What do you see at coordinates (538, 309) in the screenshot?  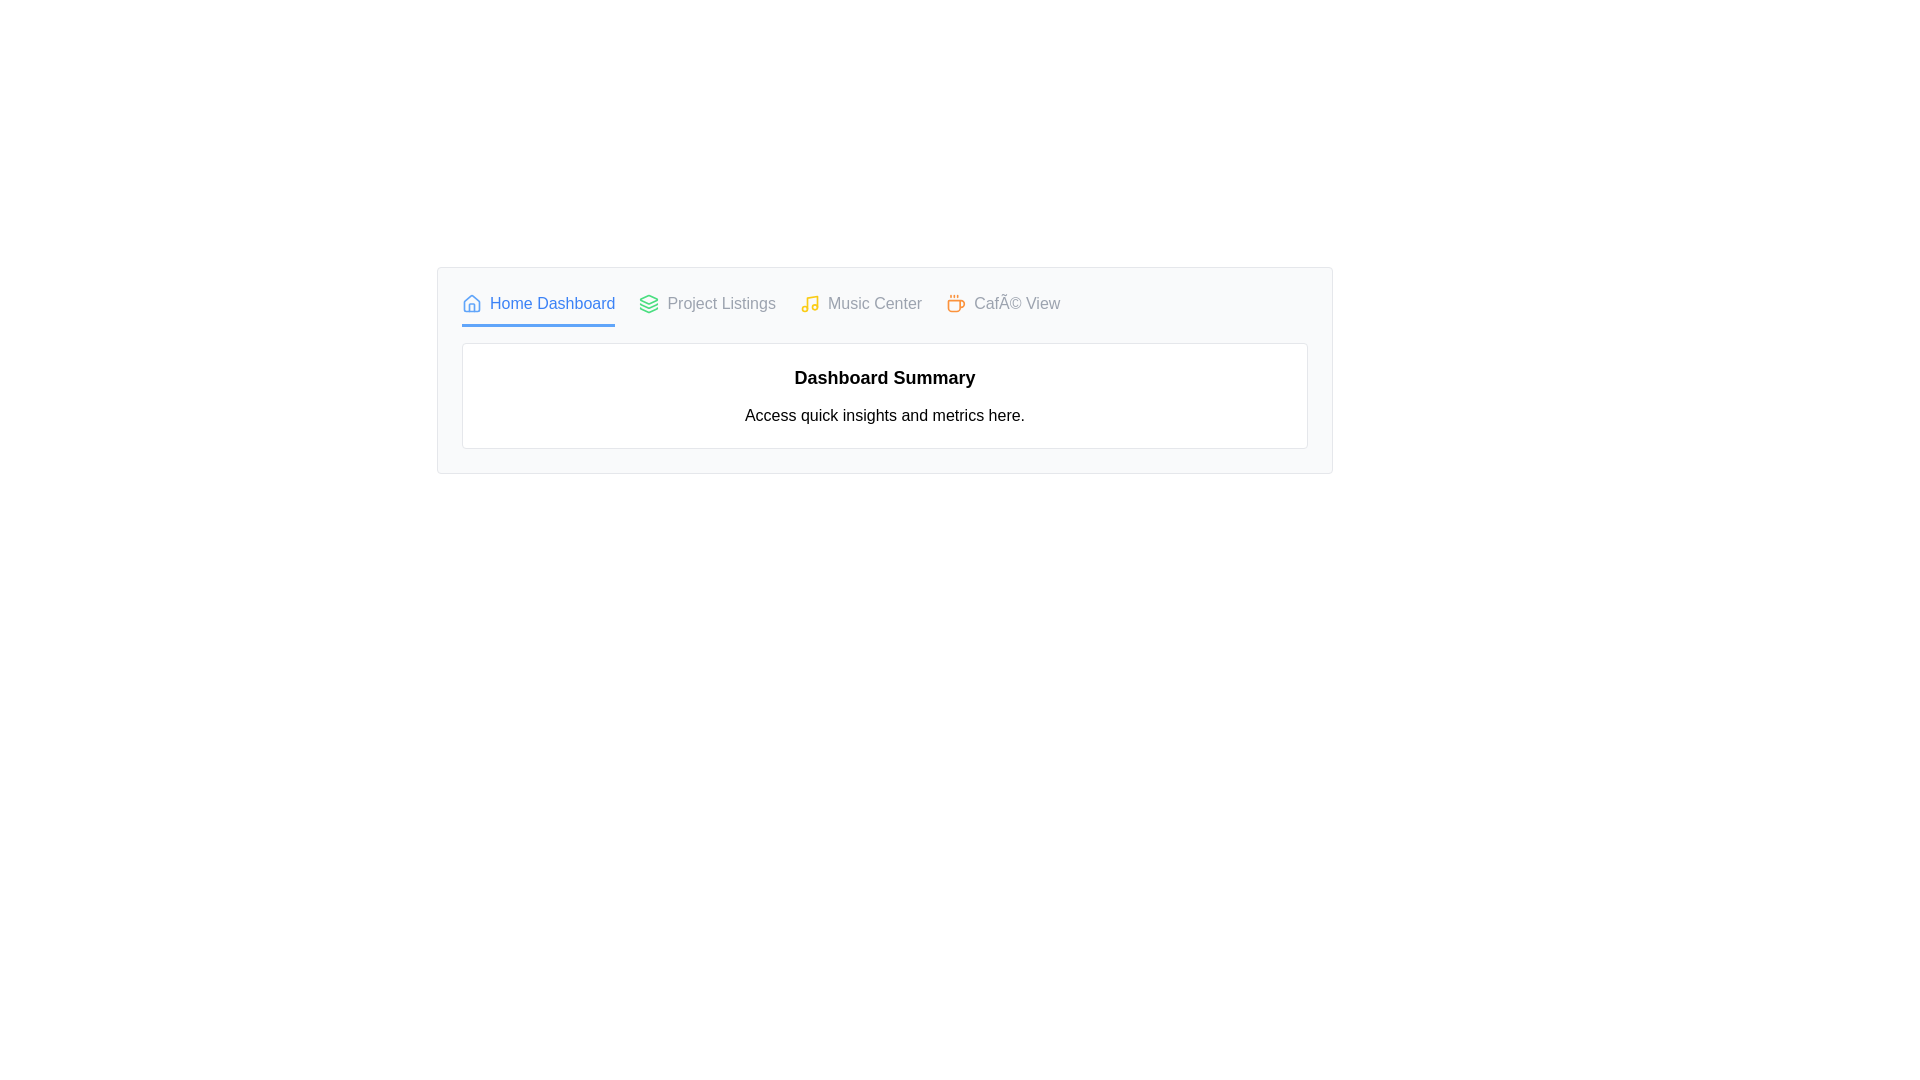 I see `the clickable navigation link that directs the user to the 'Home Dashboard' section, which is the first item in a horizontal list of navigation links` at bounding box center [538, 309].